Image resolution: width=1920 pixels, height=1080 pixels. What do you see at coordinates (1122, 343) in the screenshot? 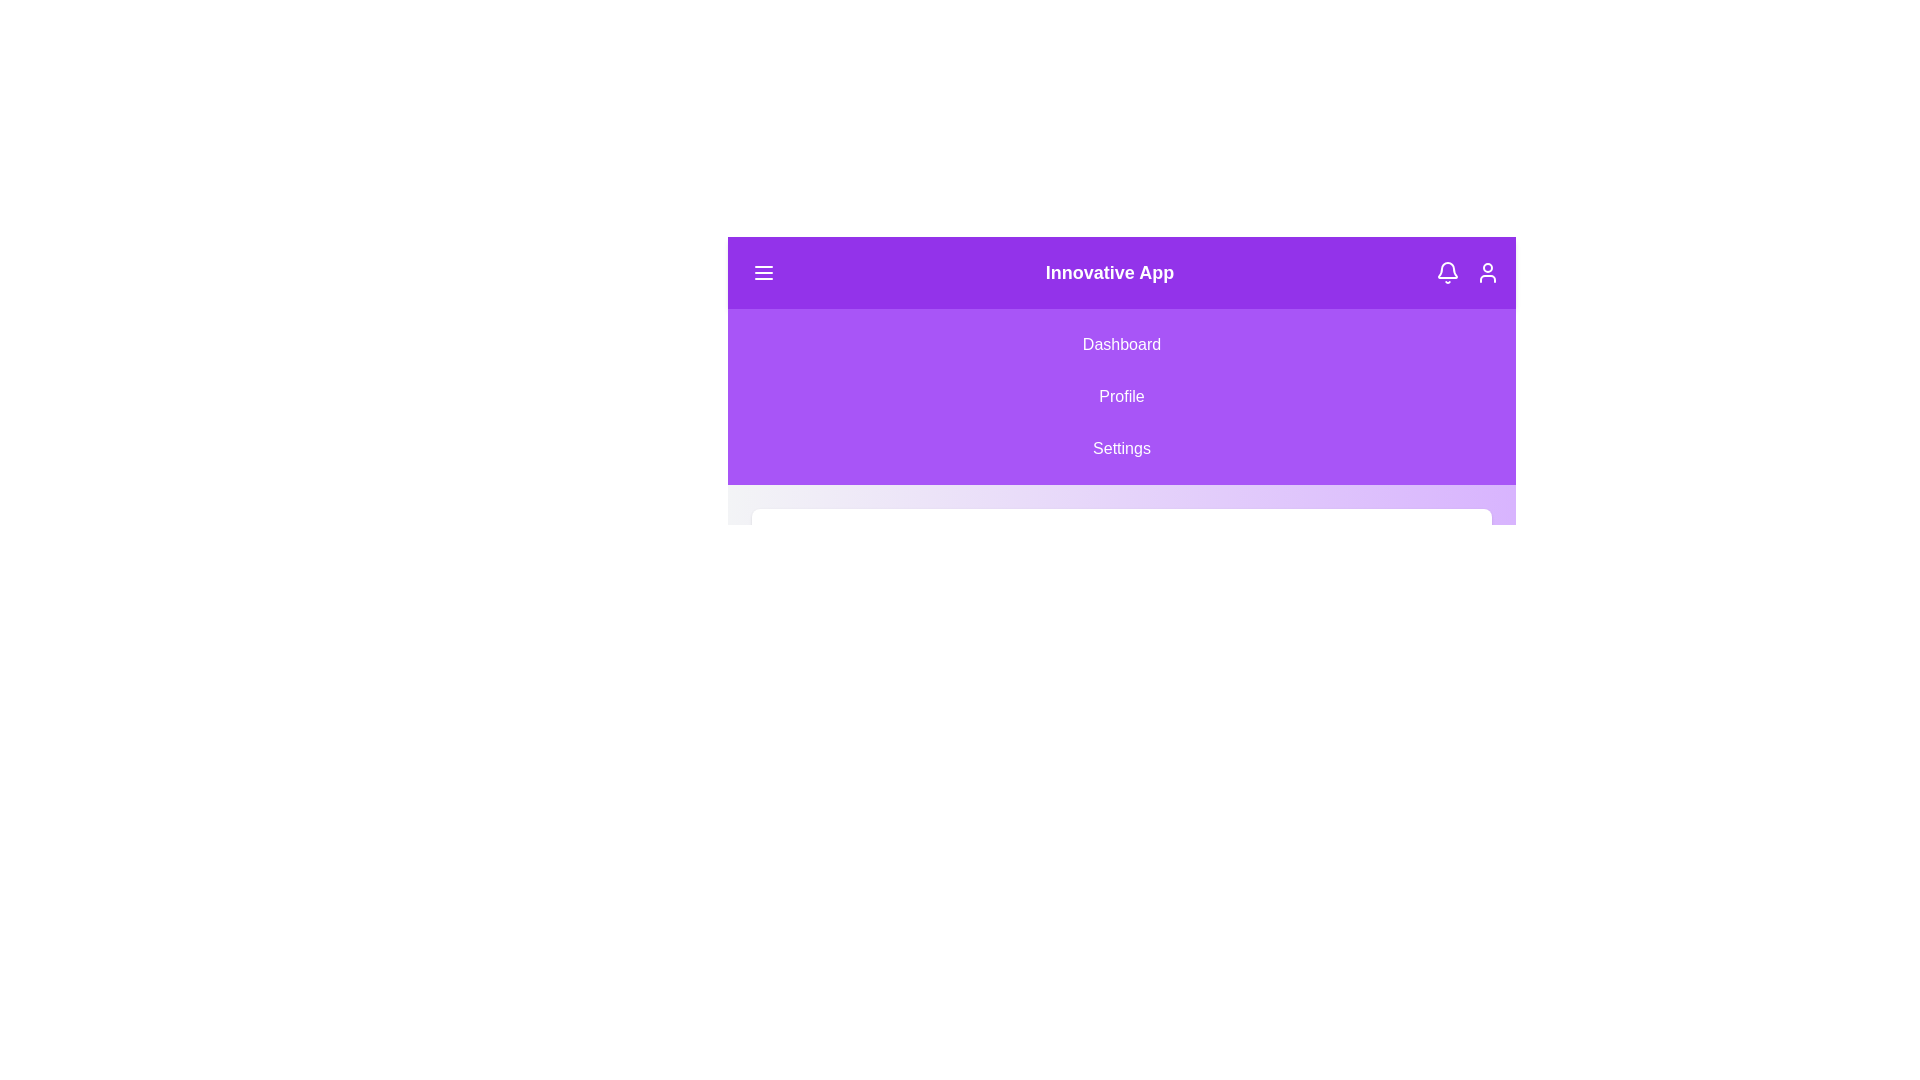
I see `the Dashboard from the navigation menu` at bounding box center [1122, 343].